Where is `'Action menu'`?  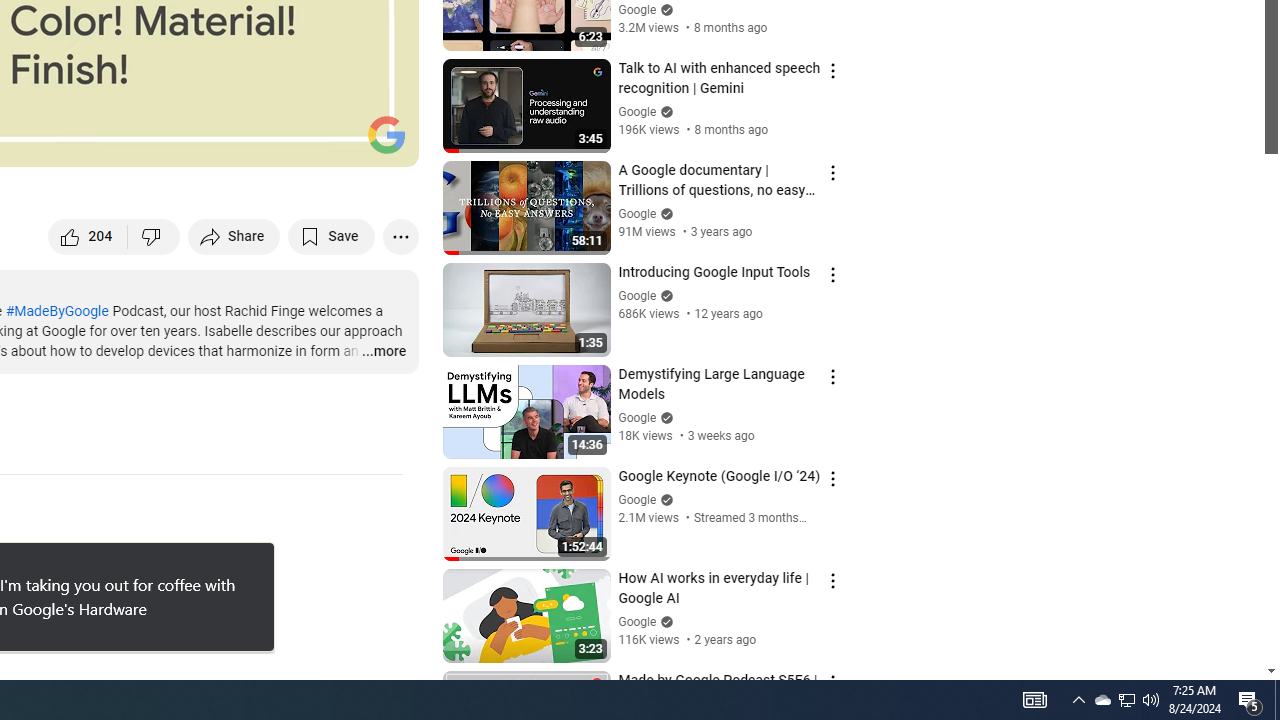 'Action menu' is located at coordinates (832, 681).